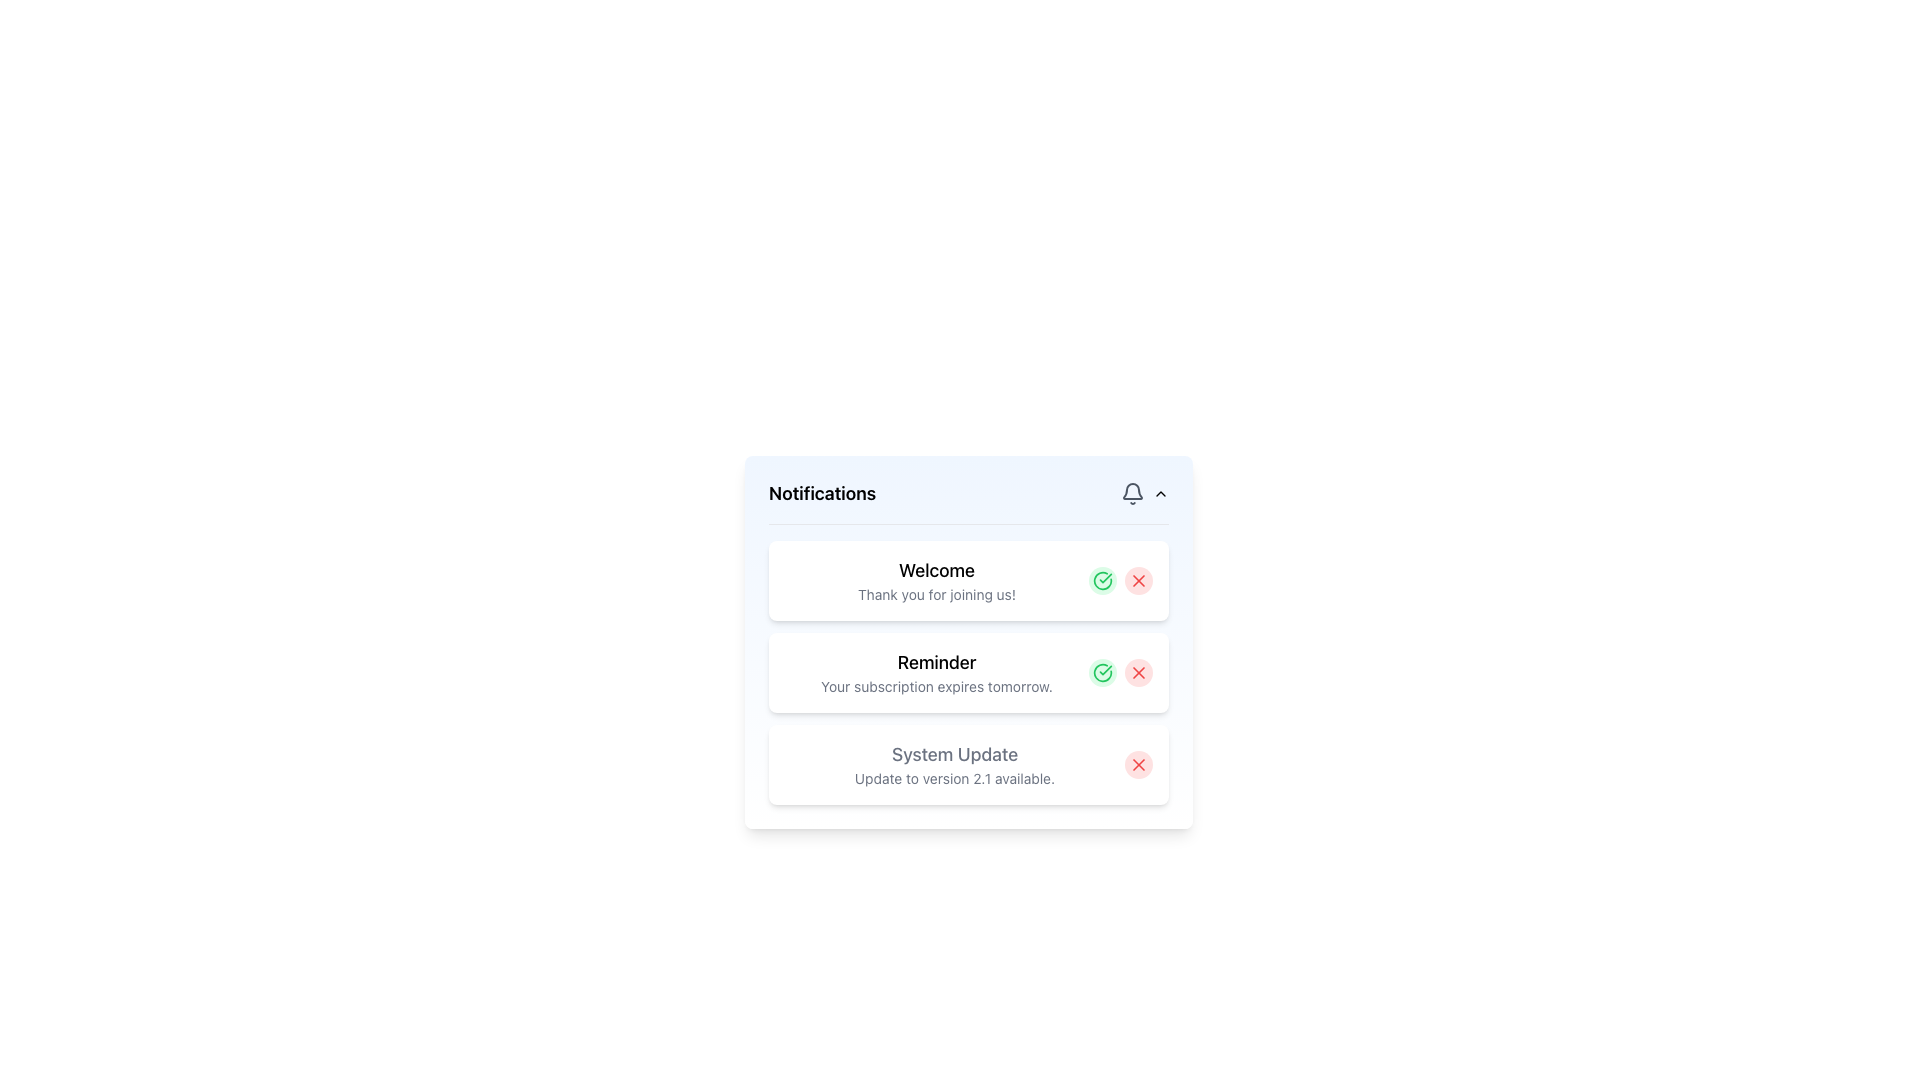 Image resolution: width=1920 pixels, height=1080 pixels. Describe the element at coordinates (1138, 672) in the screenshot. I see `the red 'X' icon in the 'Reminder' notification panel` at that location.